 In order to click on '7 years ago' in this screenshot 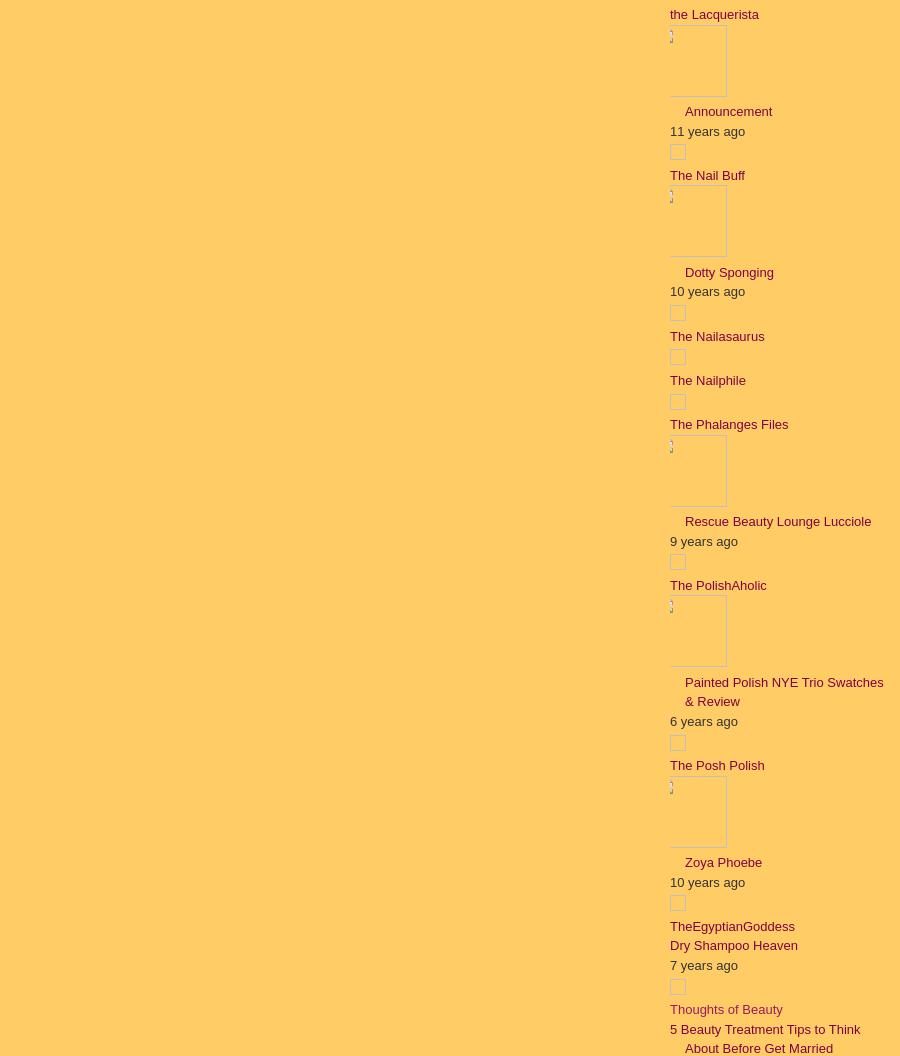, I will do `click(702, 964)`.